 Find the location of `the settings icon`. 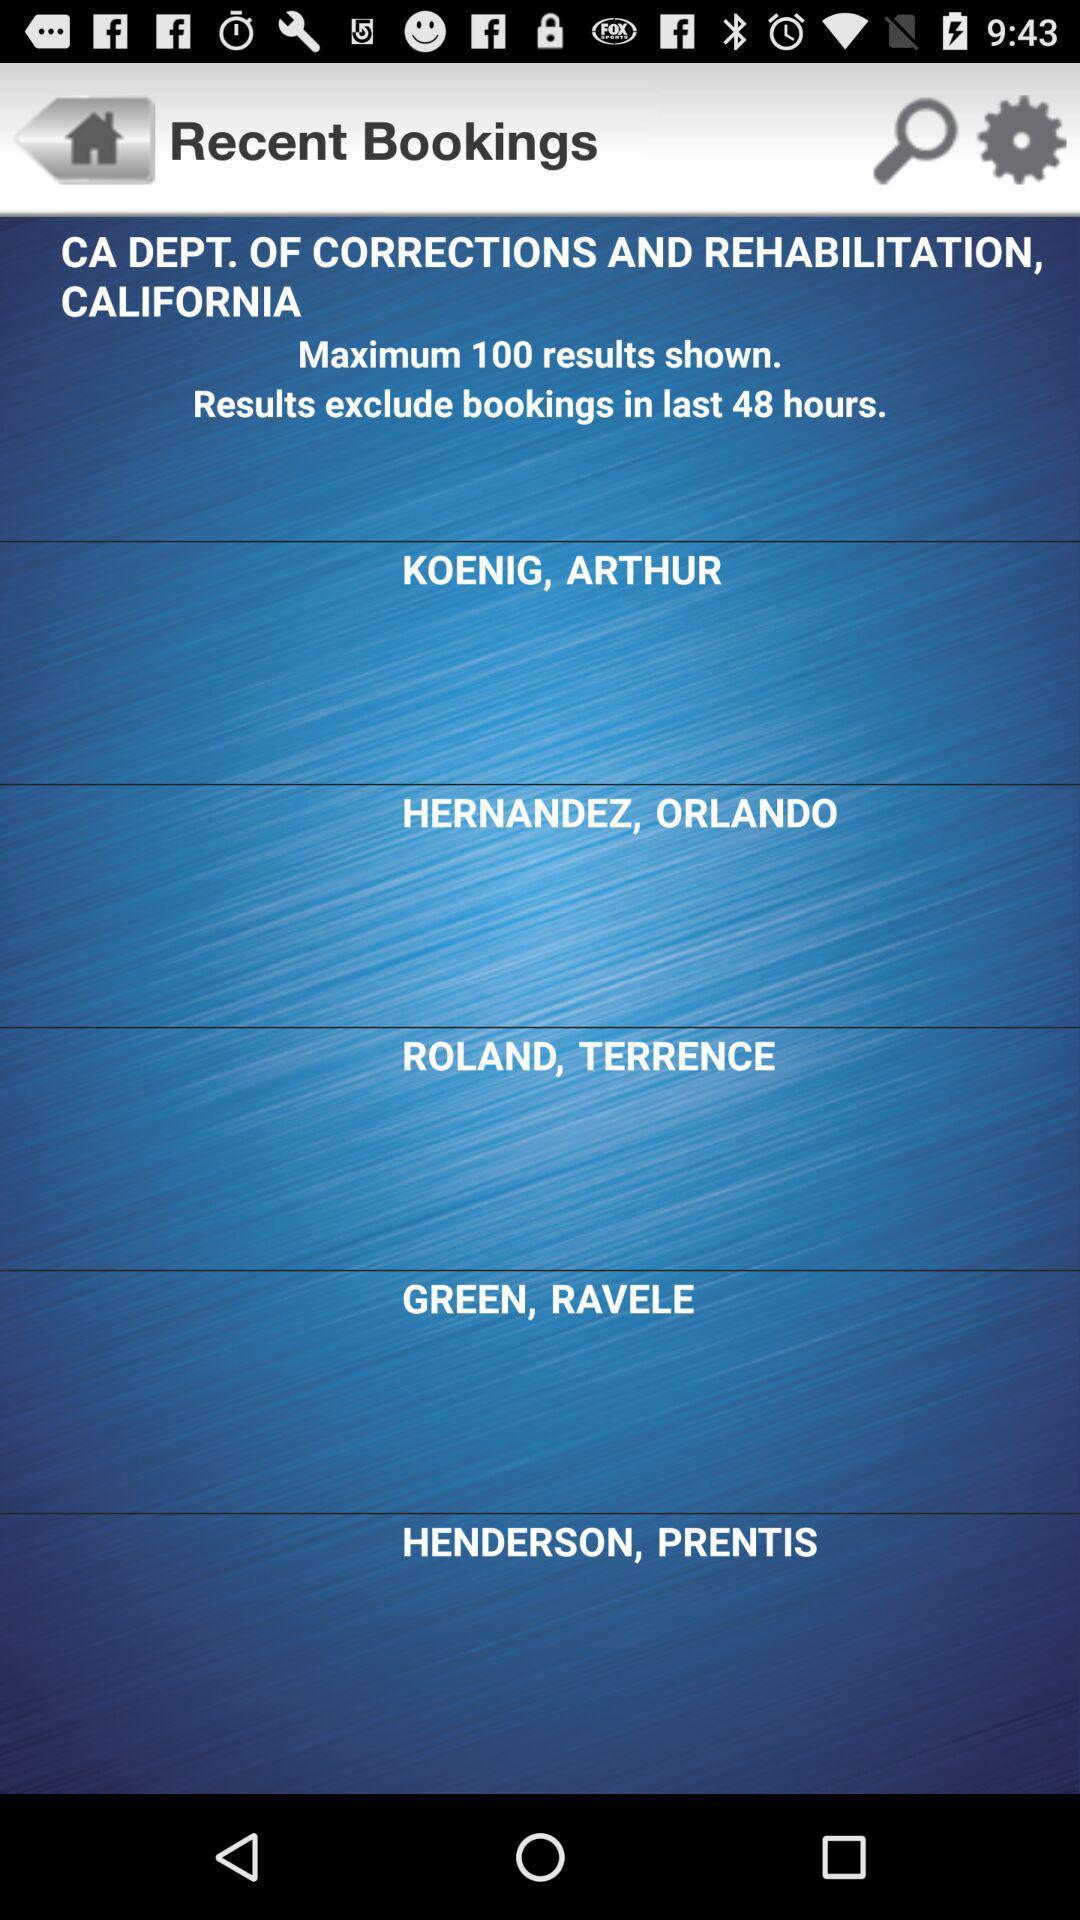

the settings icon is located at coordinates (1020, 148).